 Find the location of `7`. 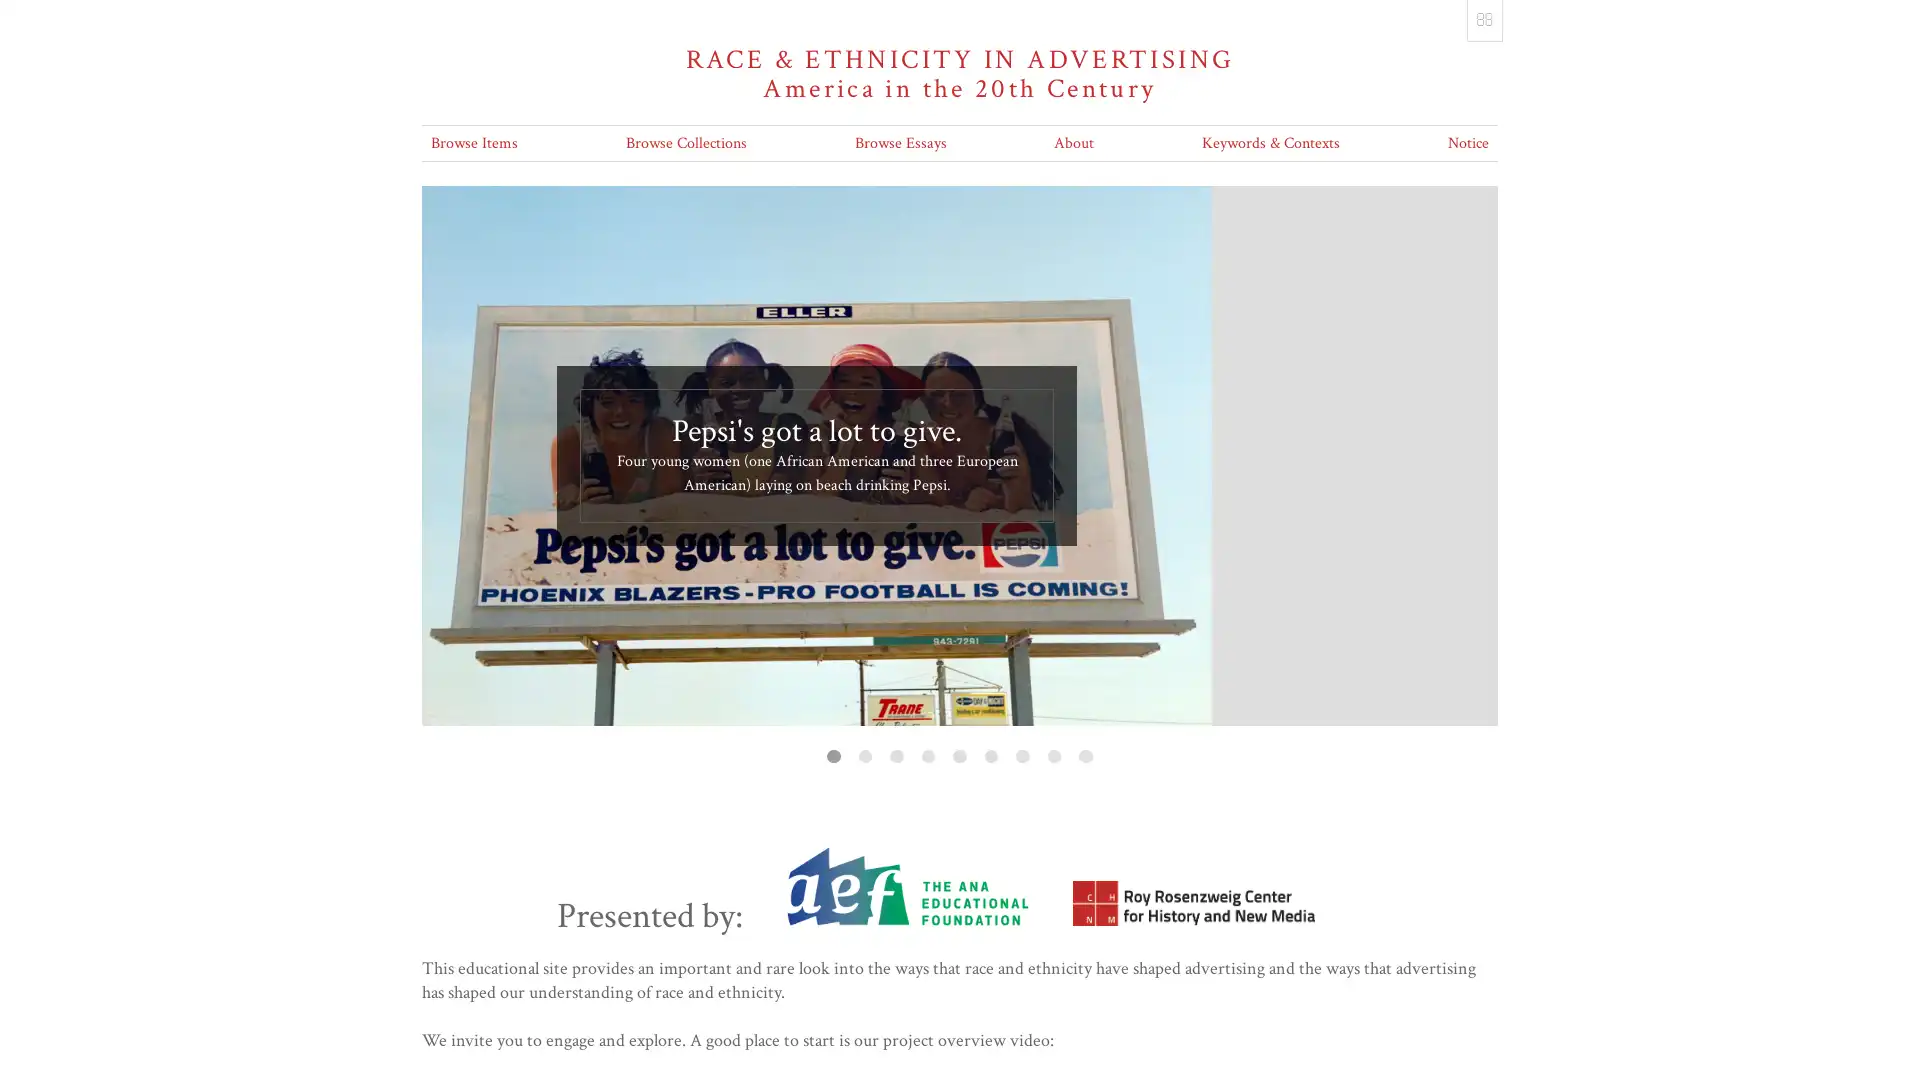

7 is located at coordinates (1022, 756).